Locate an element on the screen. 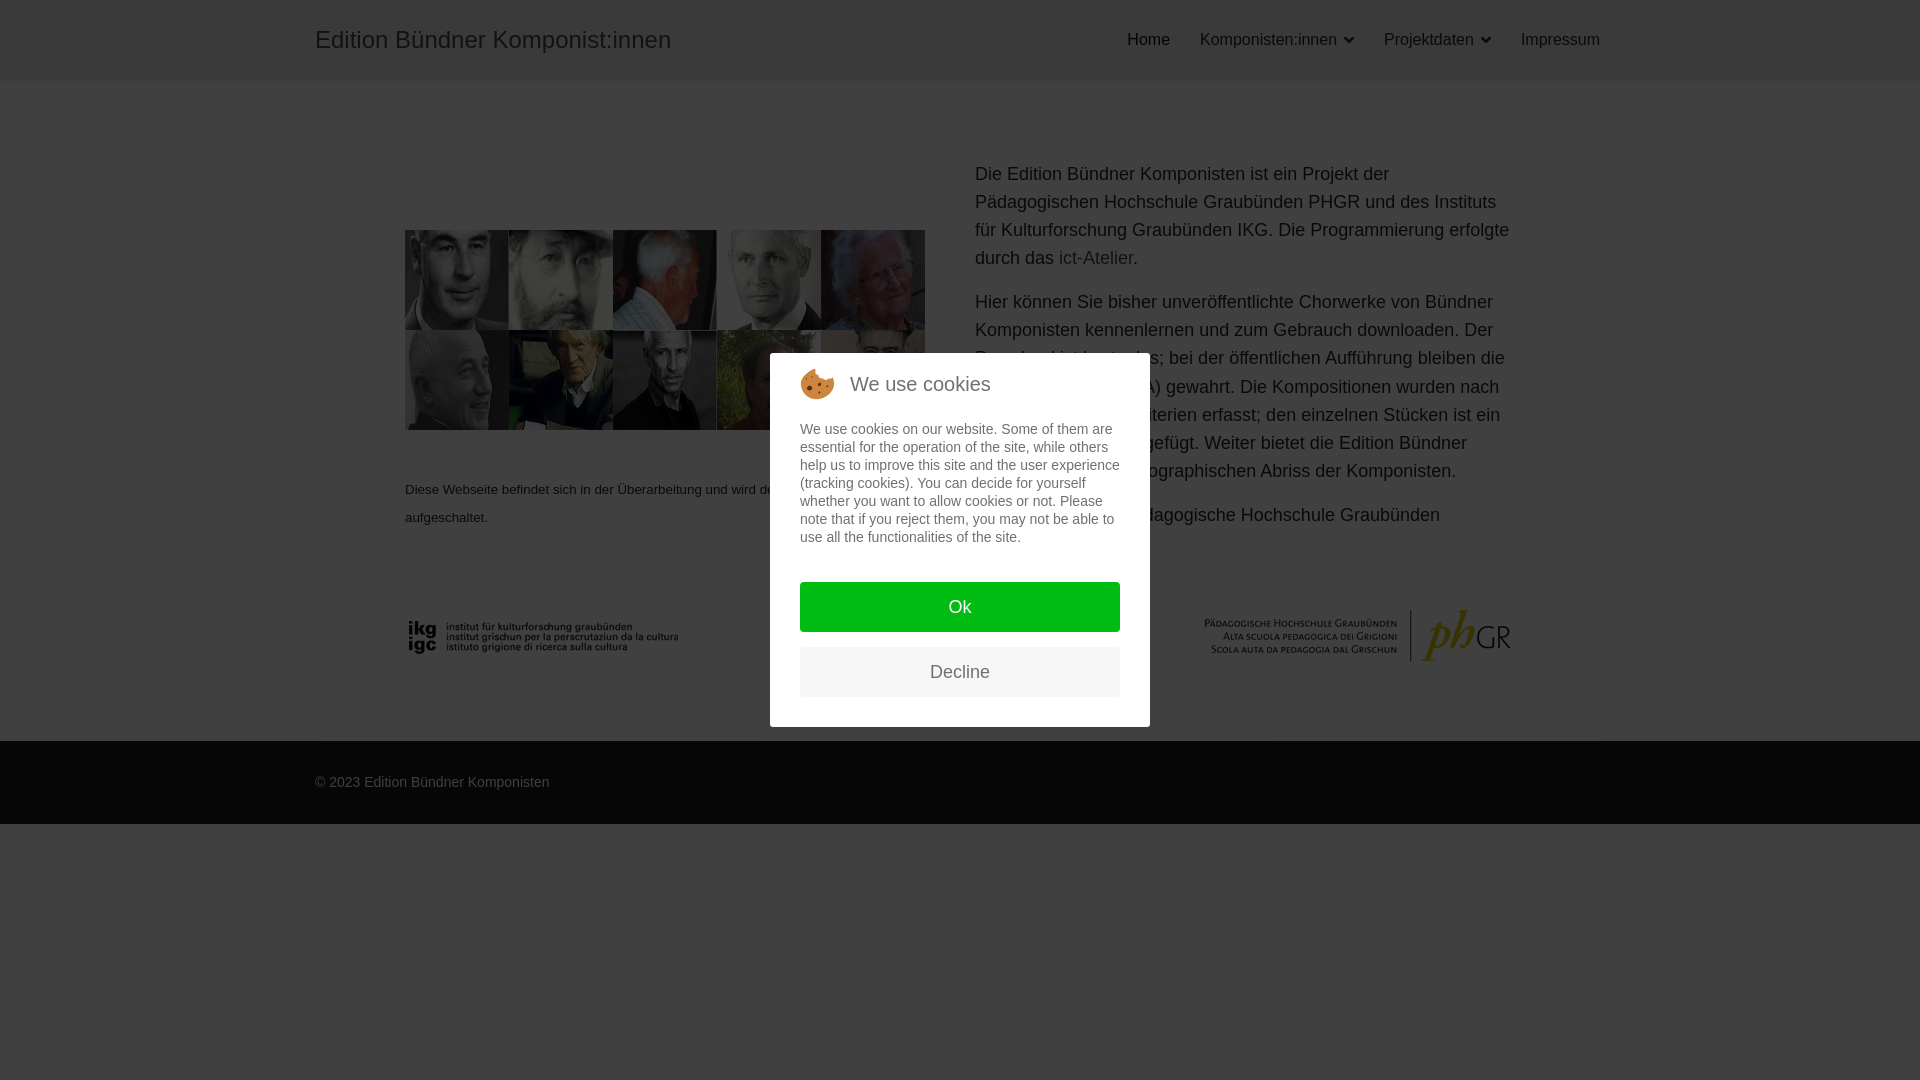  'Projektdaten' is located at coordinates (1367, 39).